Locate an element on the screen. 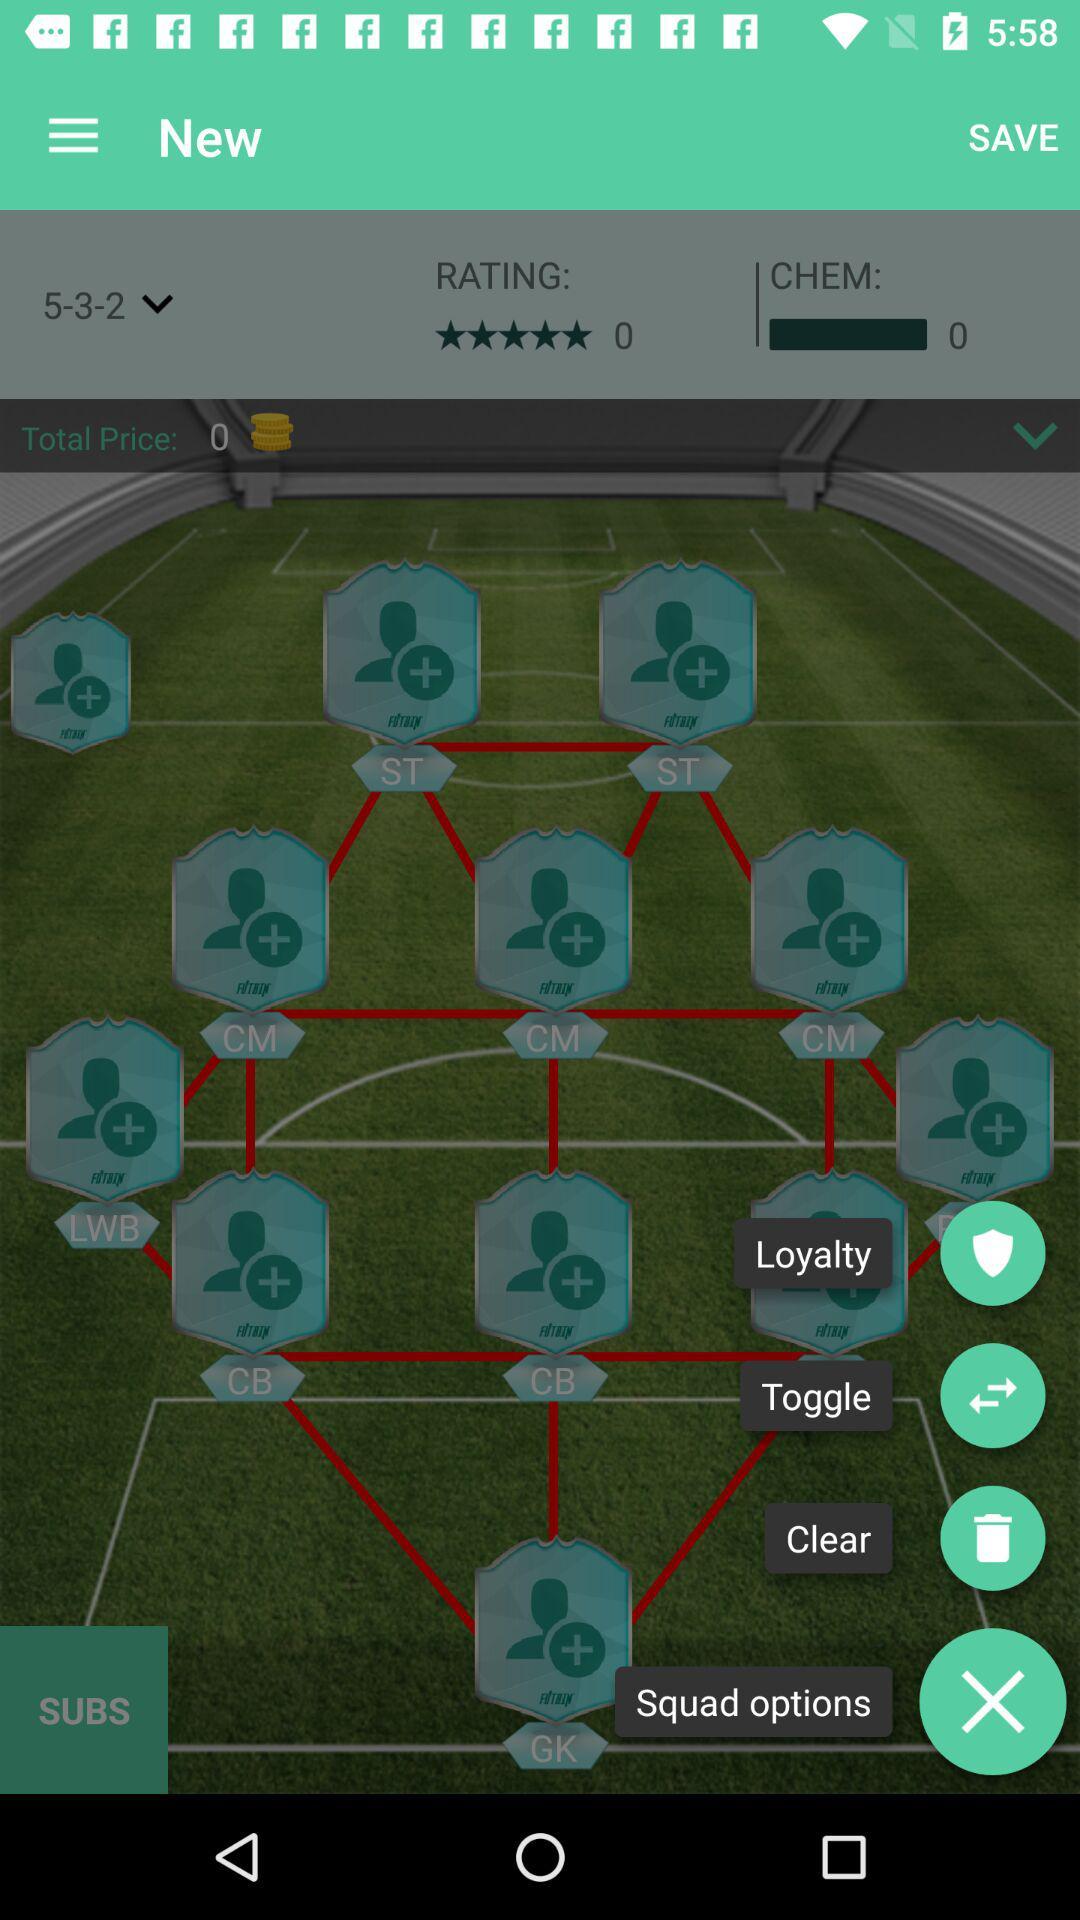 This screenshot has height=1920, width=1080. the expand_more icon is located at coordinates (1035, 434).